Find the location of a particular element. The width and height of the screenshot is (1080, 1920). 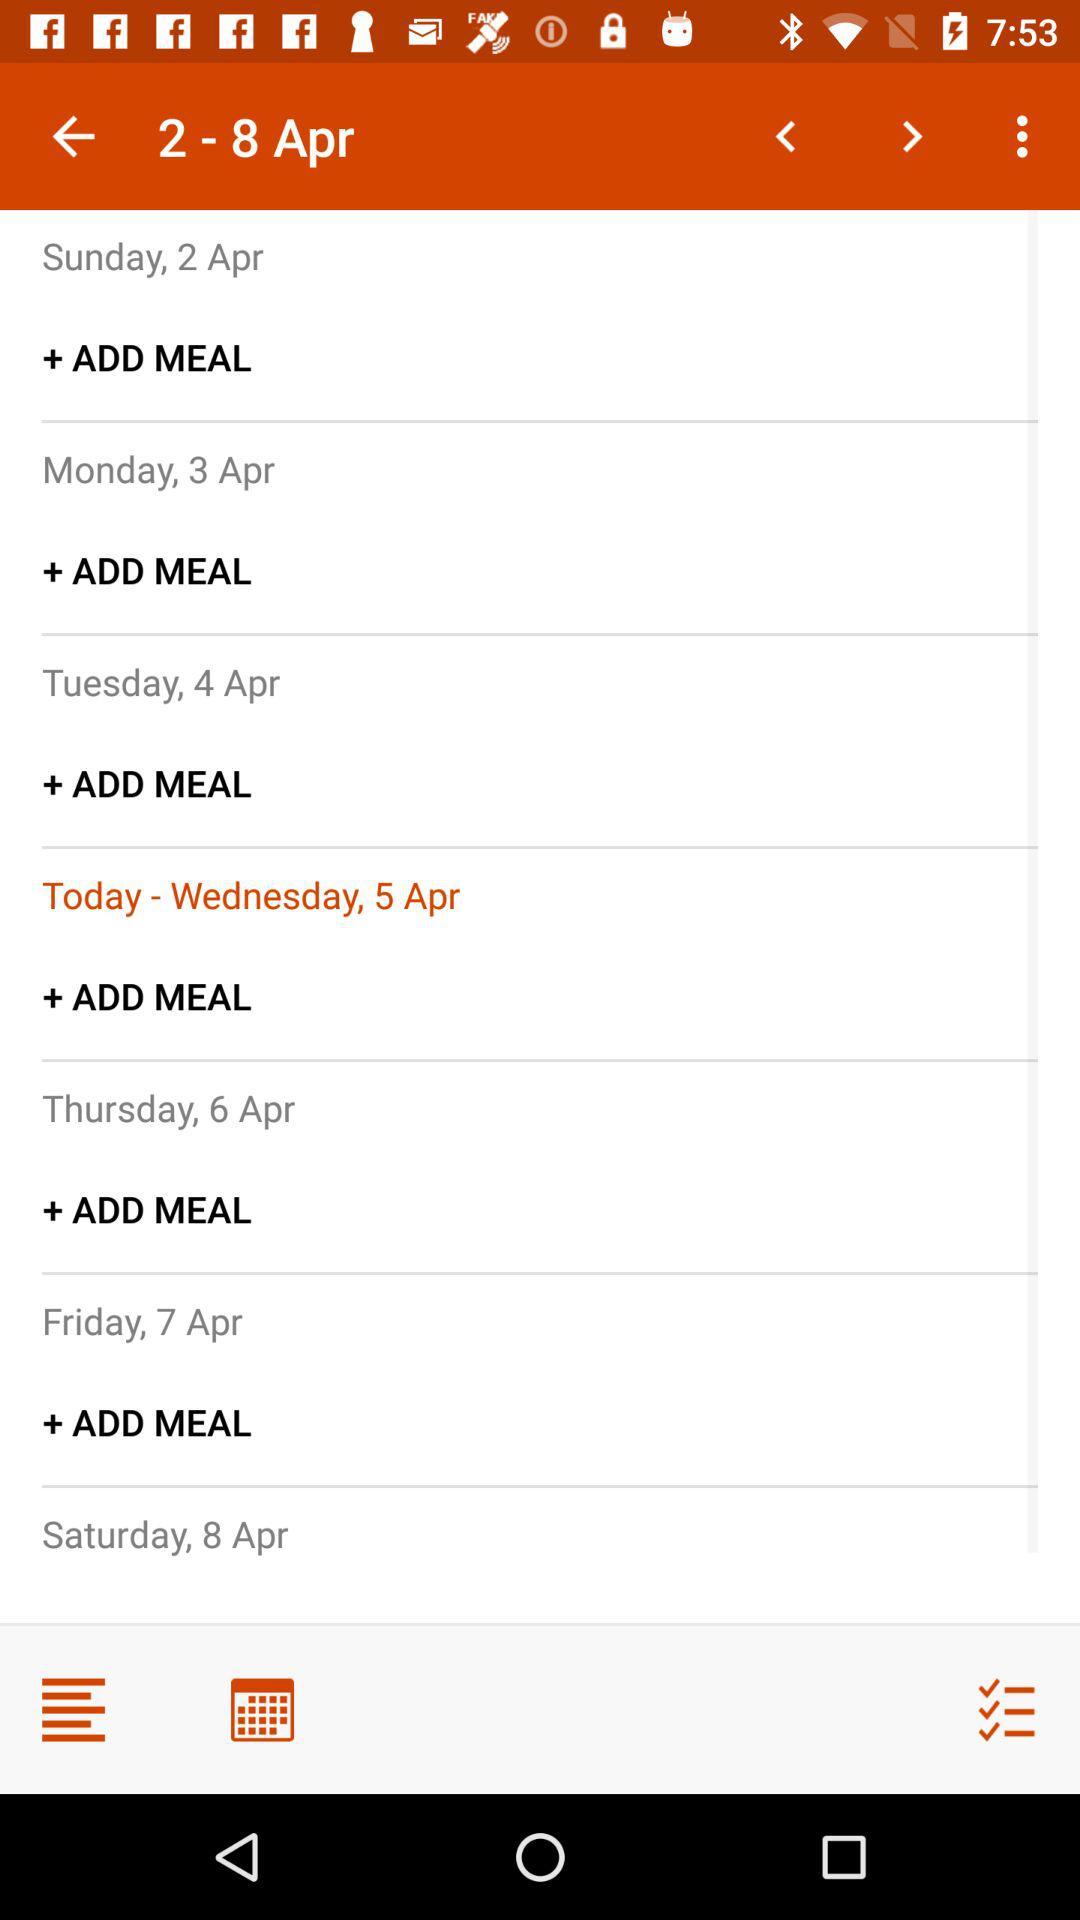

monday, 3 apr item is located at coordinates (157, 467).